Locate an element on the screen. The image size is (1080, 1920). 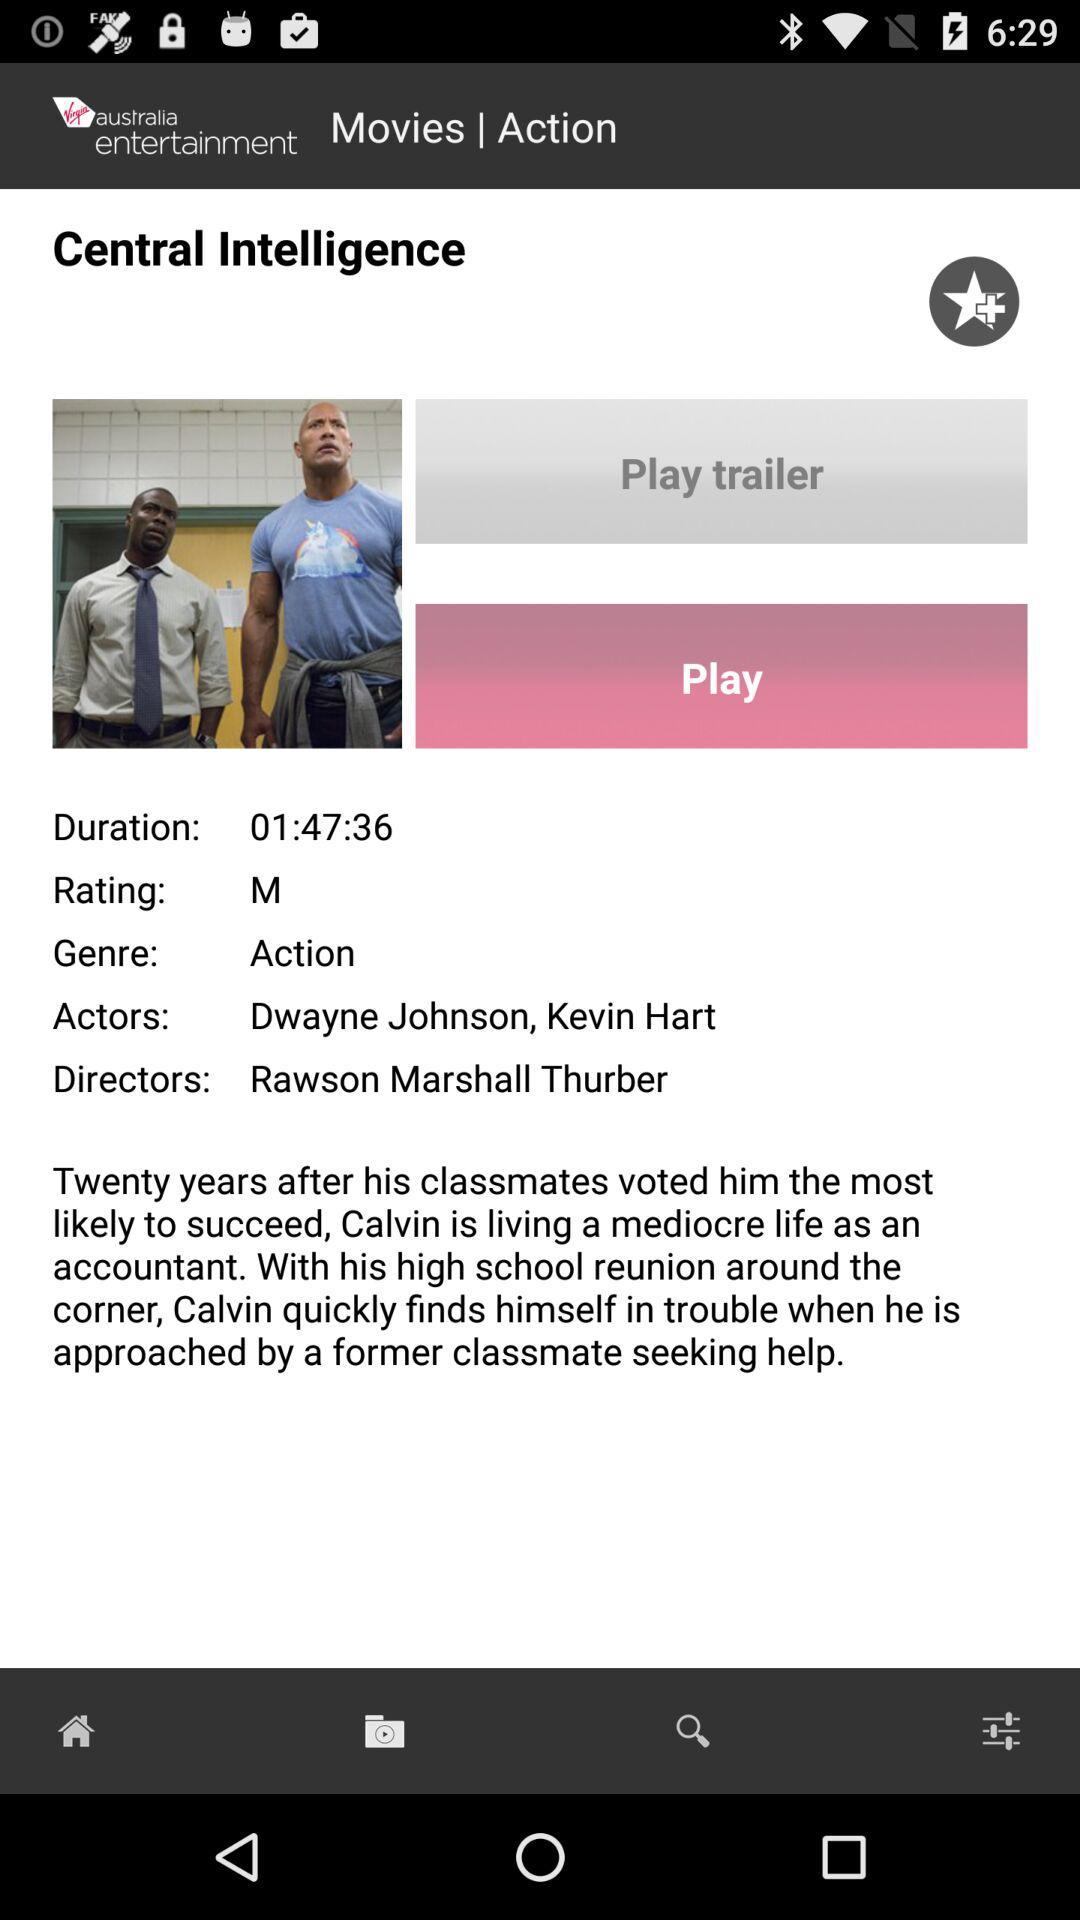
the item next to the central intelligence is located at coordinates (973, 279).